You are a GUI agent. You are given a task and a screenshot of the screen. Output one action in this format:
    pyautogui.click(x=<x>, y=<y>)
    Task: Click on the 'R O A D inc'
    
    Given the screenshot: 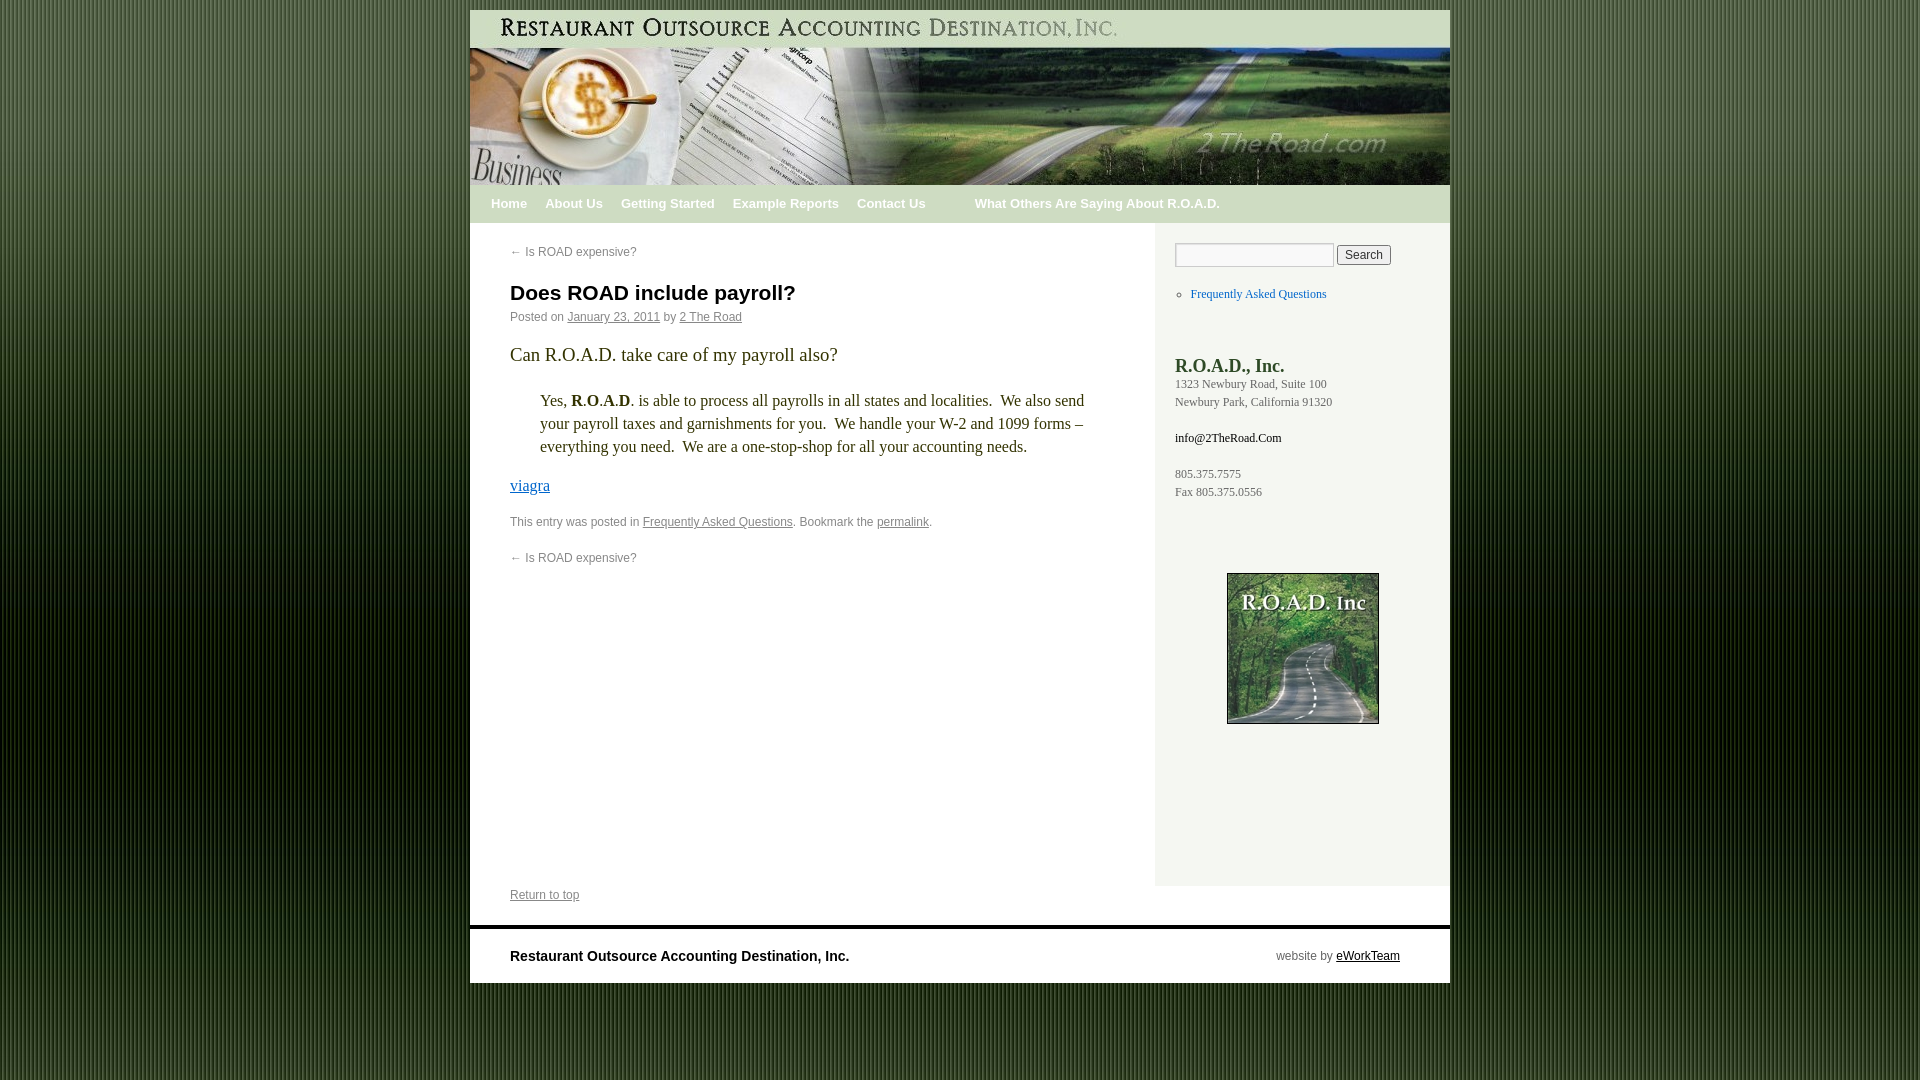 What is the action you would take?
    pyautogui.click(x=1301, y=648)
    